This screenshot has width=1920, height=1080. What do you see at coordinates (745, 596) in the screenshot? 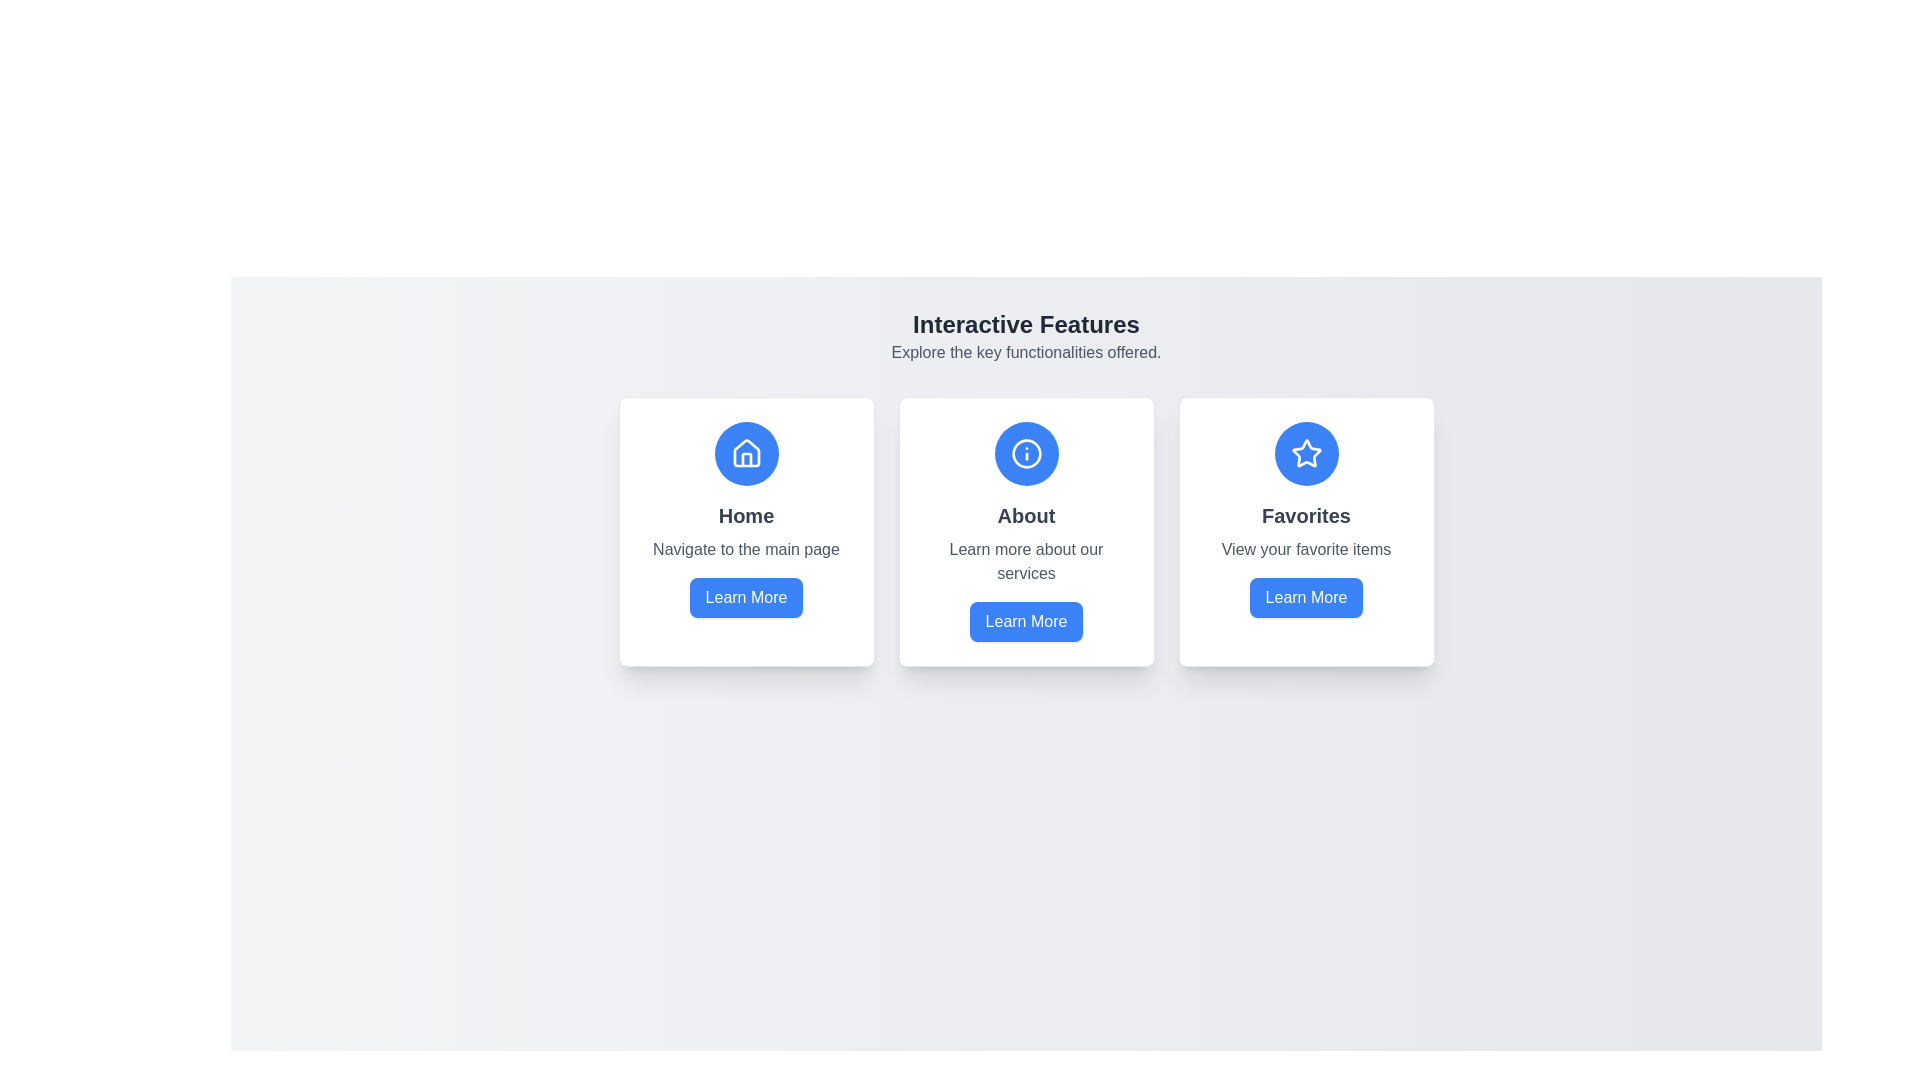
I see `the 'Learn More' button, which is a rectangular button with white text on a blue background located at the bottom of the 'Home' card` at bounding box center [745, 596].